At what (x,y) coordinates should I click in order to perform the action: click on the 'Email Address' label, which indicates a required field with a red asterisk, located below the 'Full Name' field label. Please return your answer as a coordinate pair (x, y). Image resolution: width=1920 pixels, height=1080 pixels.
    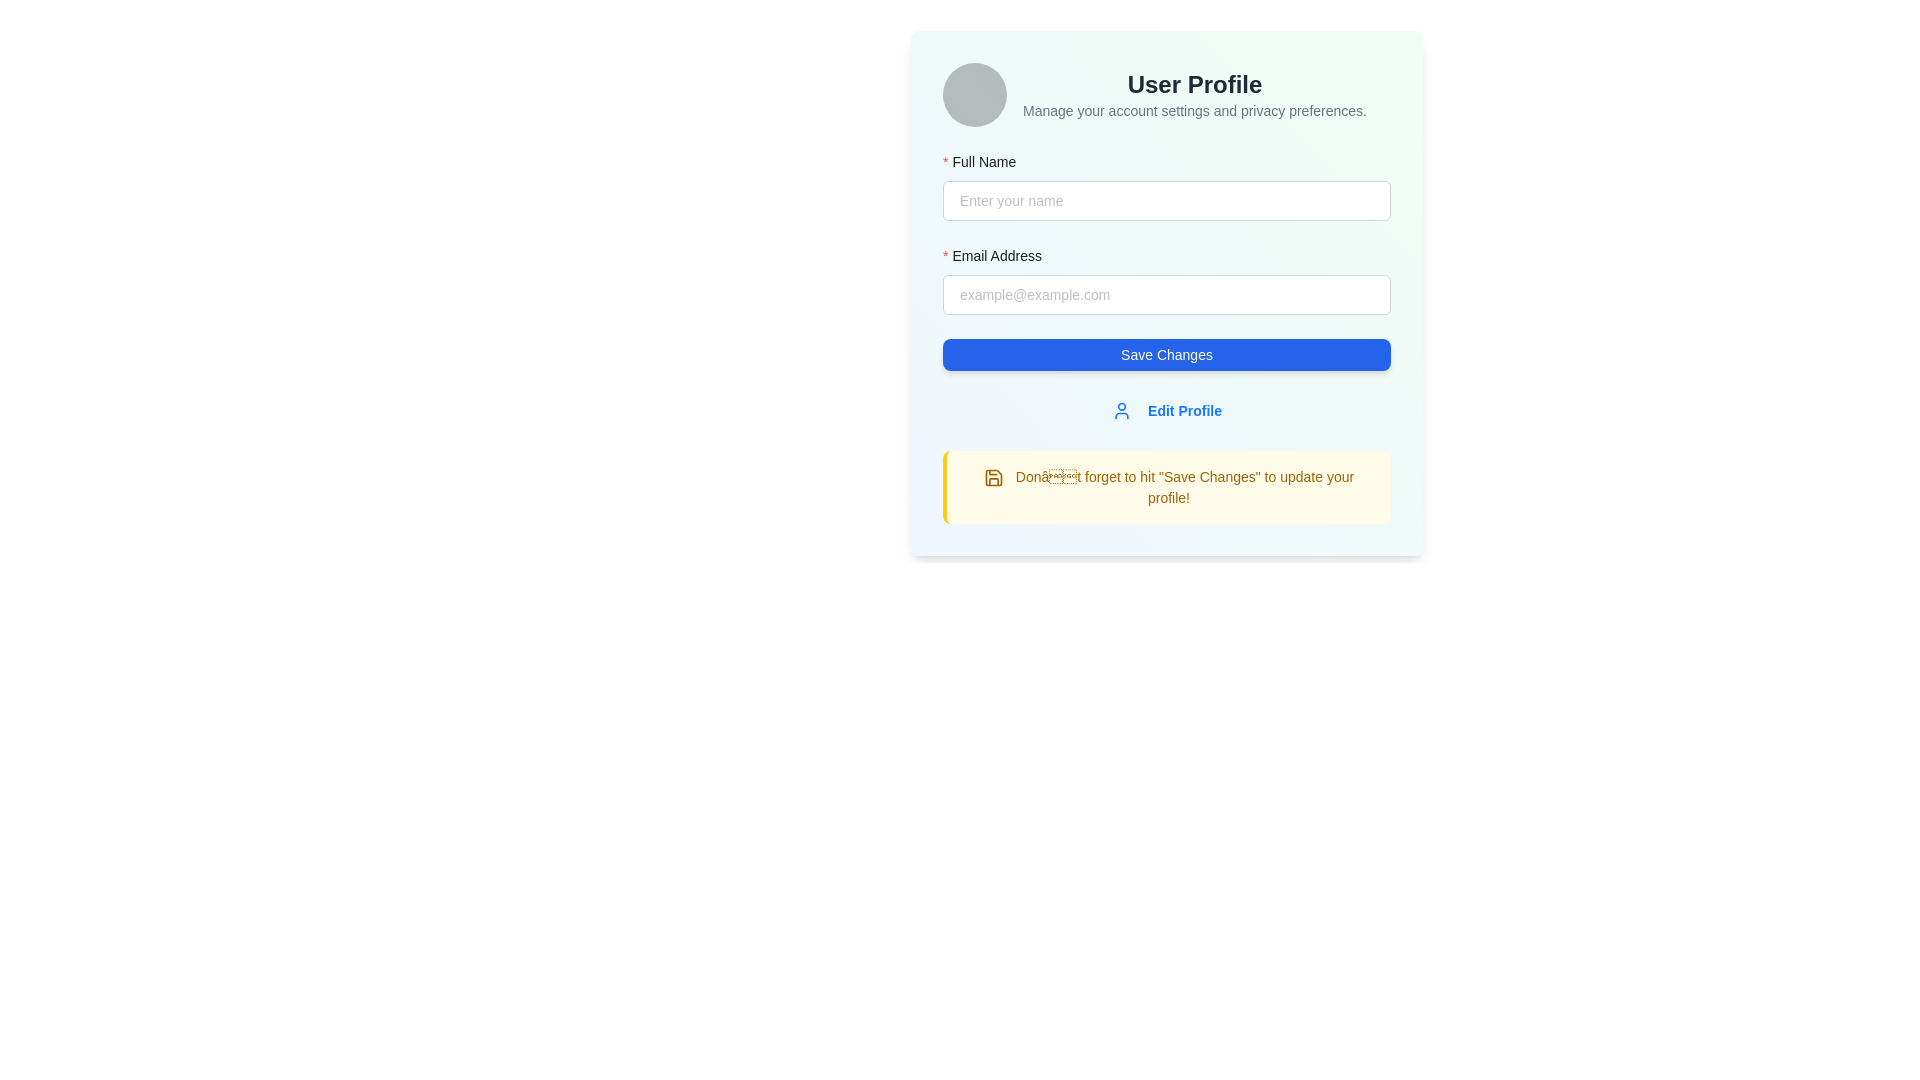
    Looking at the image, I should click on (999, 254).